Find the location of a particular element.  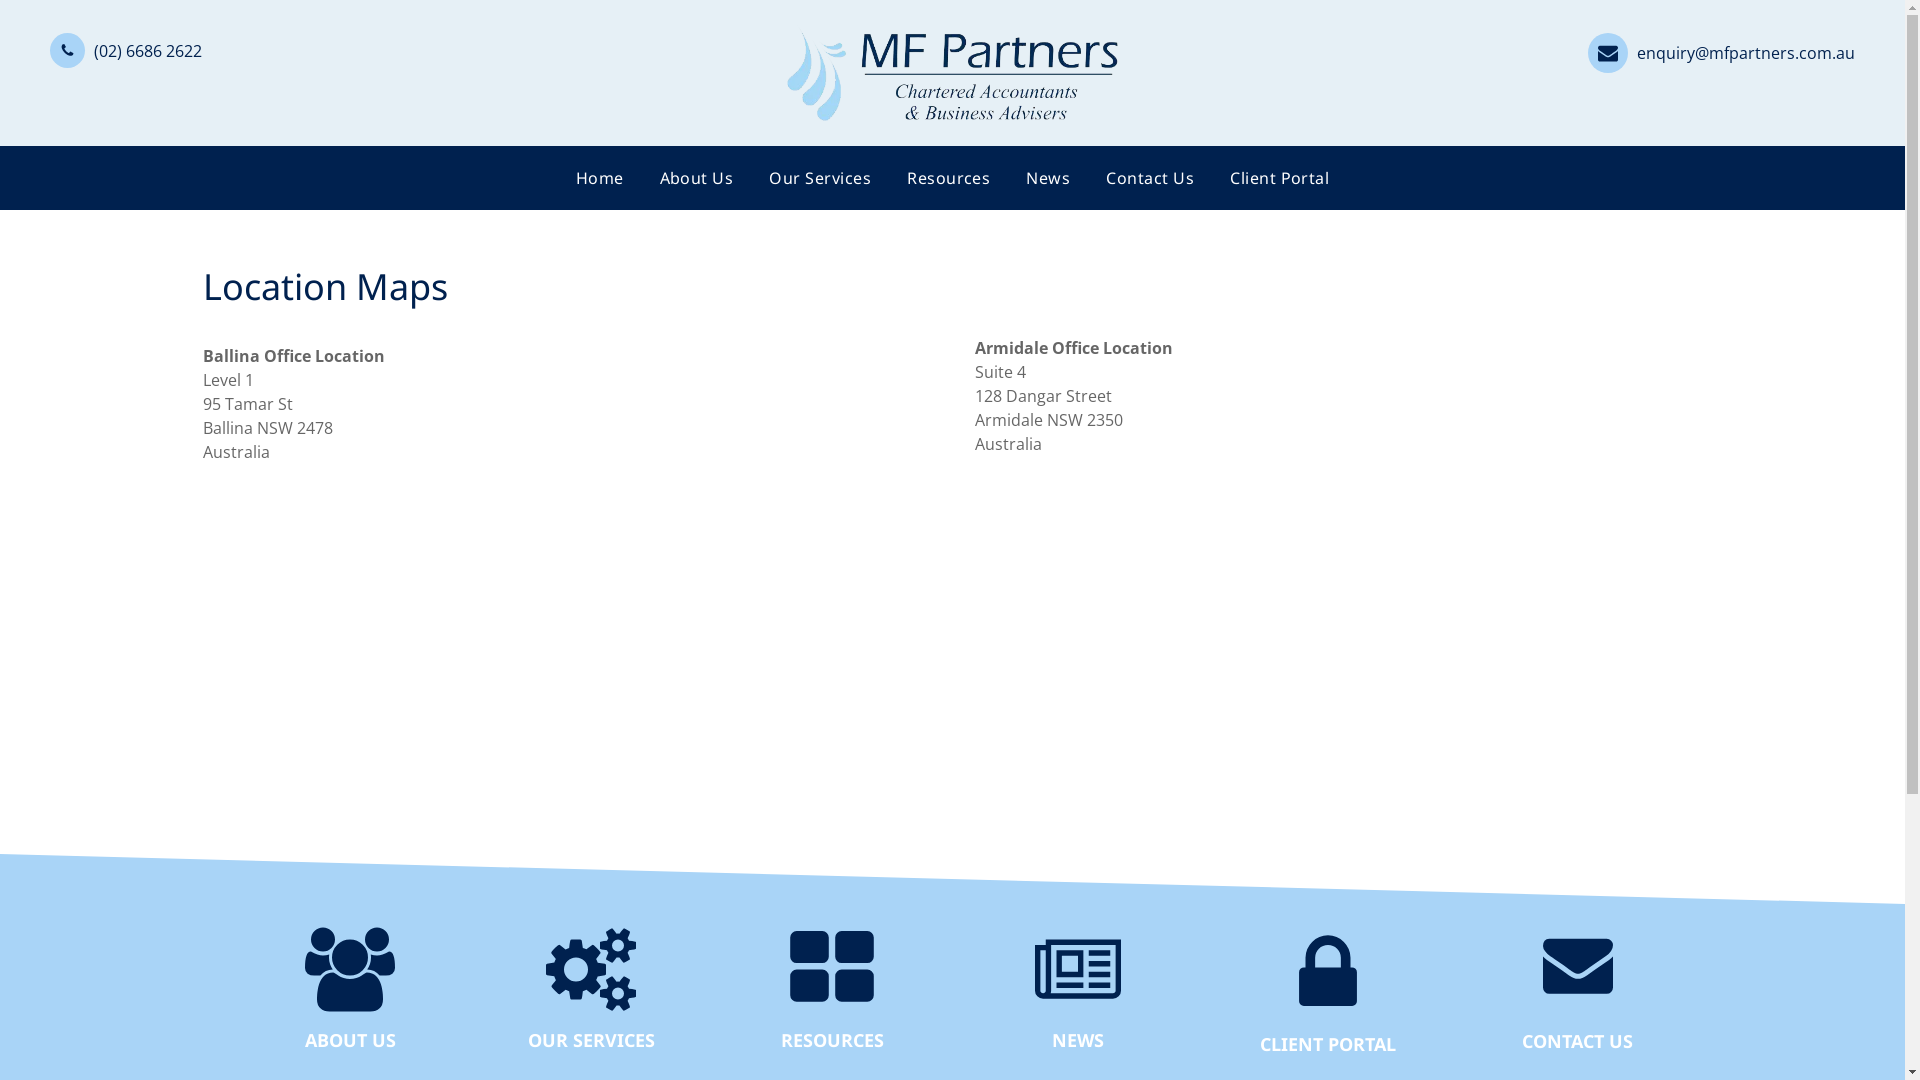

'MF Partners Chartered Accountants' is located at coordinates (950, 72).